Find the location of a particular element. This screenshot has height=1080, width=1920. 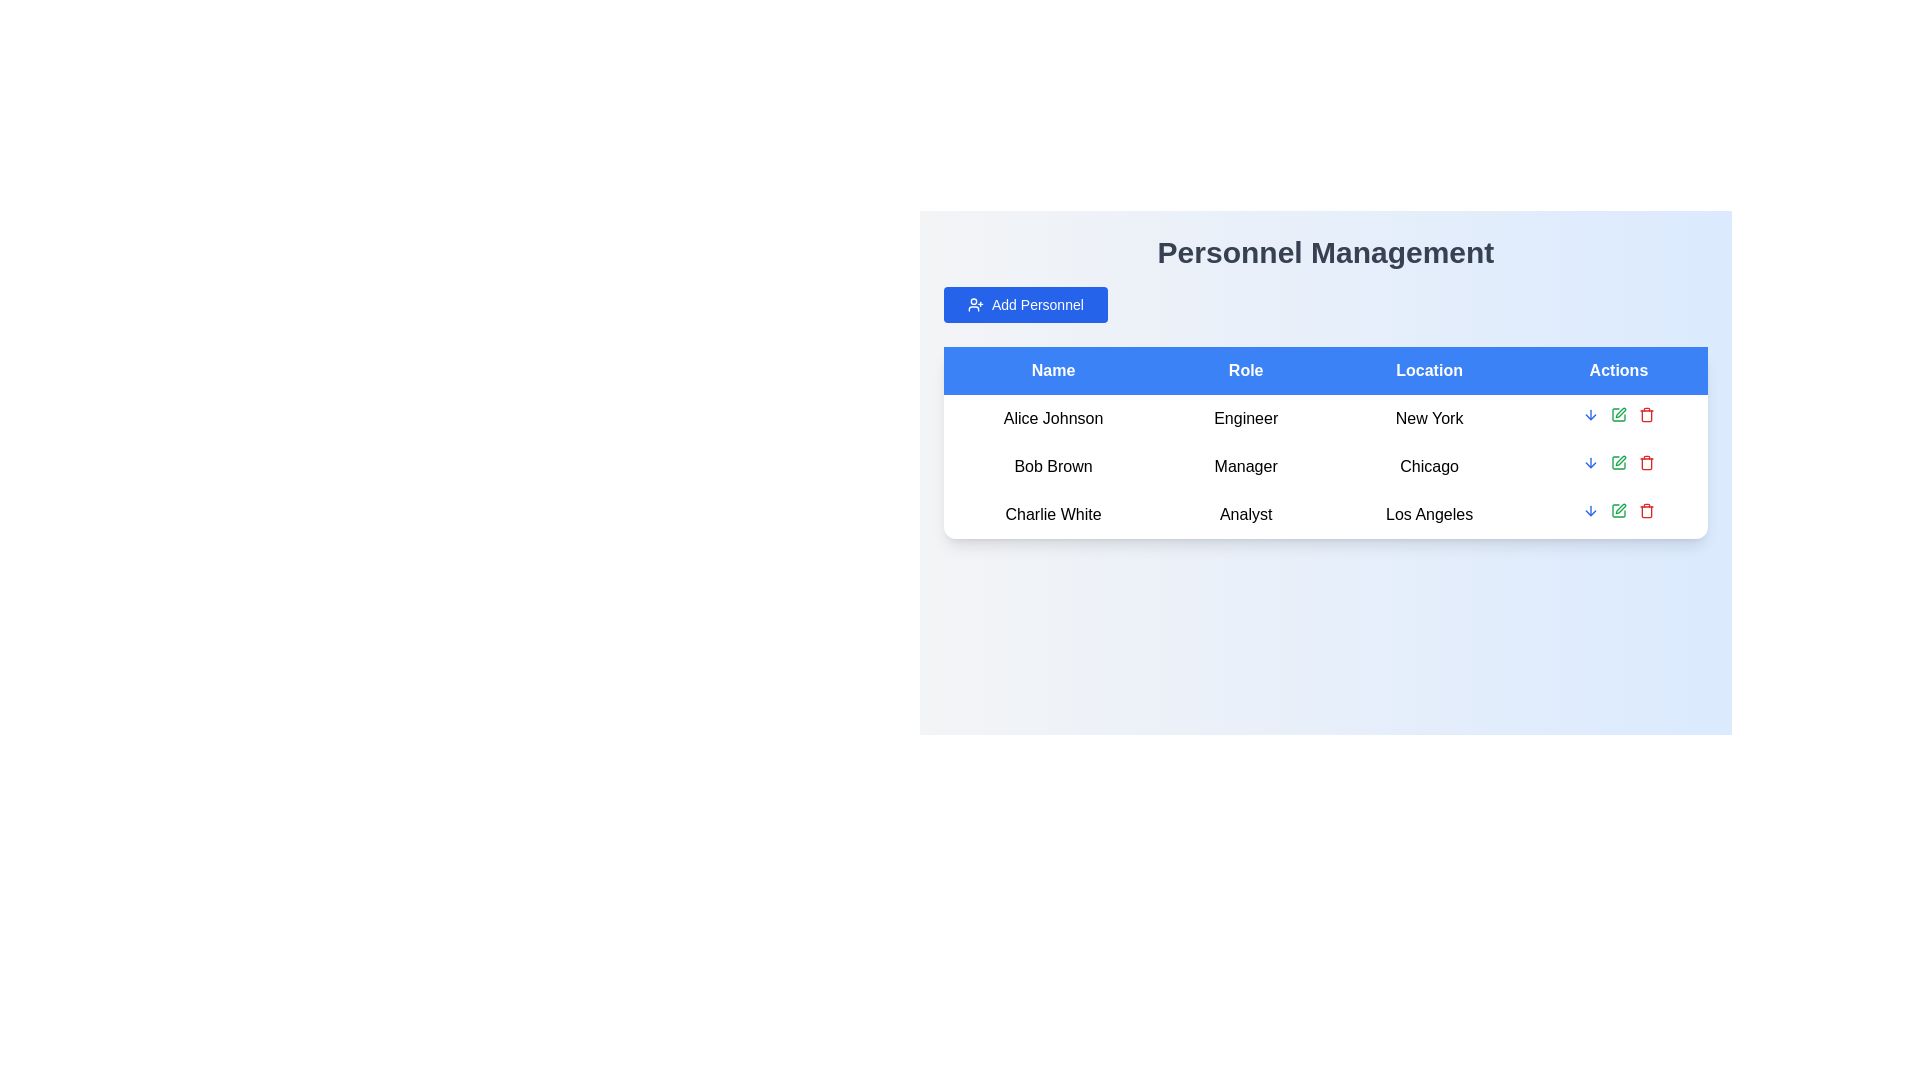

the table cell displaying 'Los Angeles' located in the 'Location' column of the row for 'Charlie White', which is the third cell in that row is located at coordinates (1428, 514).